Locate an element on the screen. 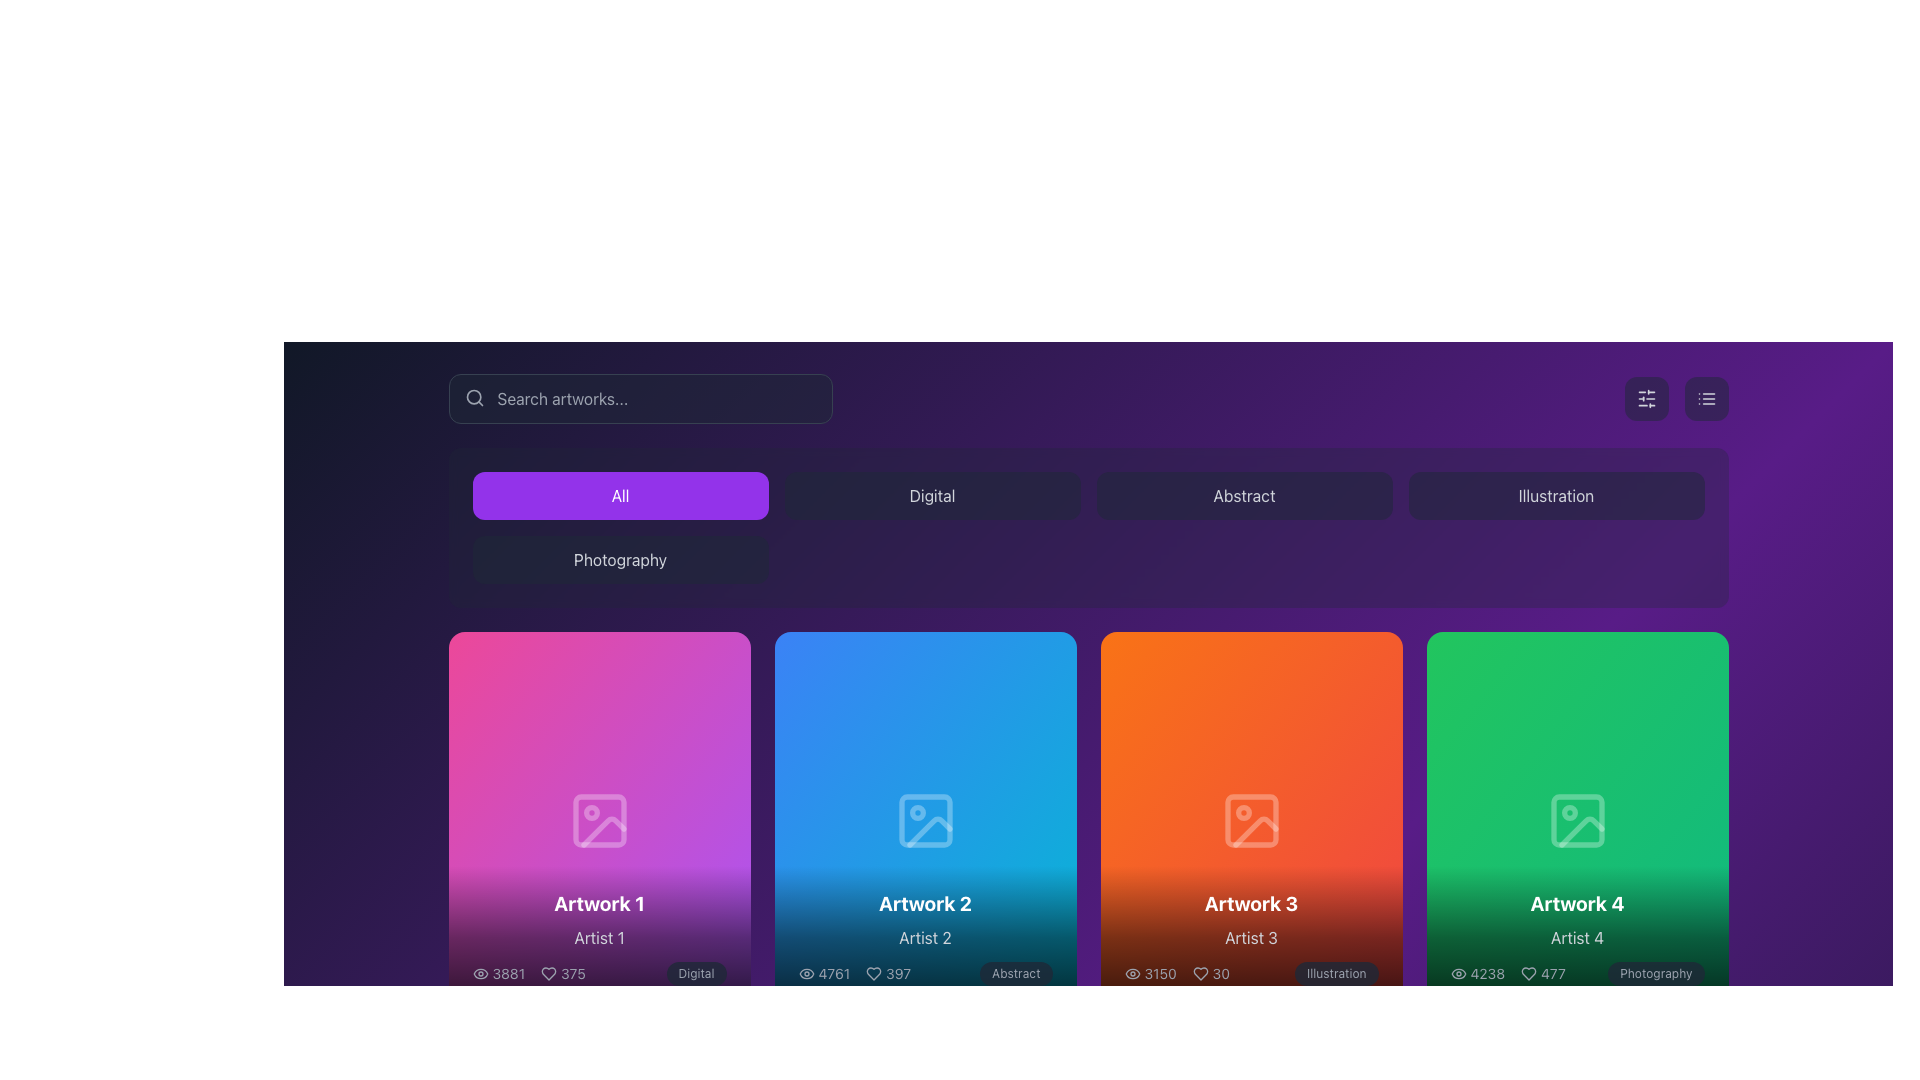 The height and width of the screenshot is (1080, 1920). the circular lens within the magnifying glass icon is located at coordinates (472, 397).